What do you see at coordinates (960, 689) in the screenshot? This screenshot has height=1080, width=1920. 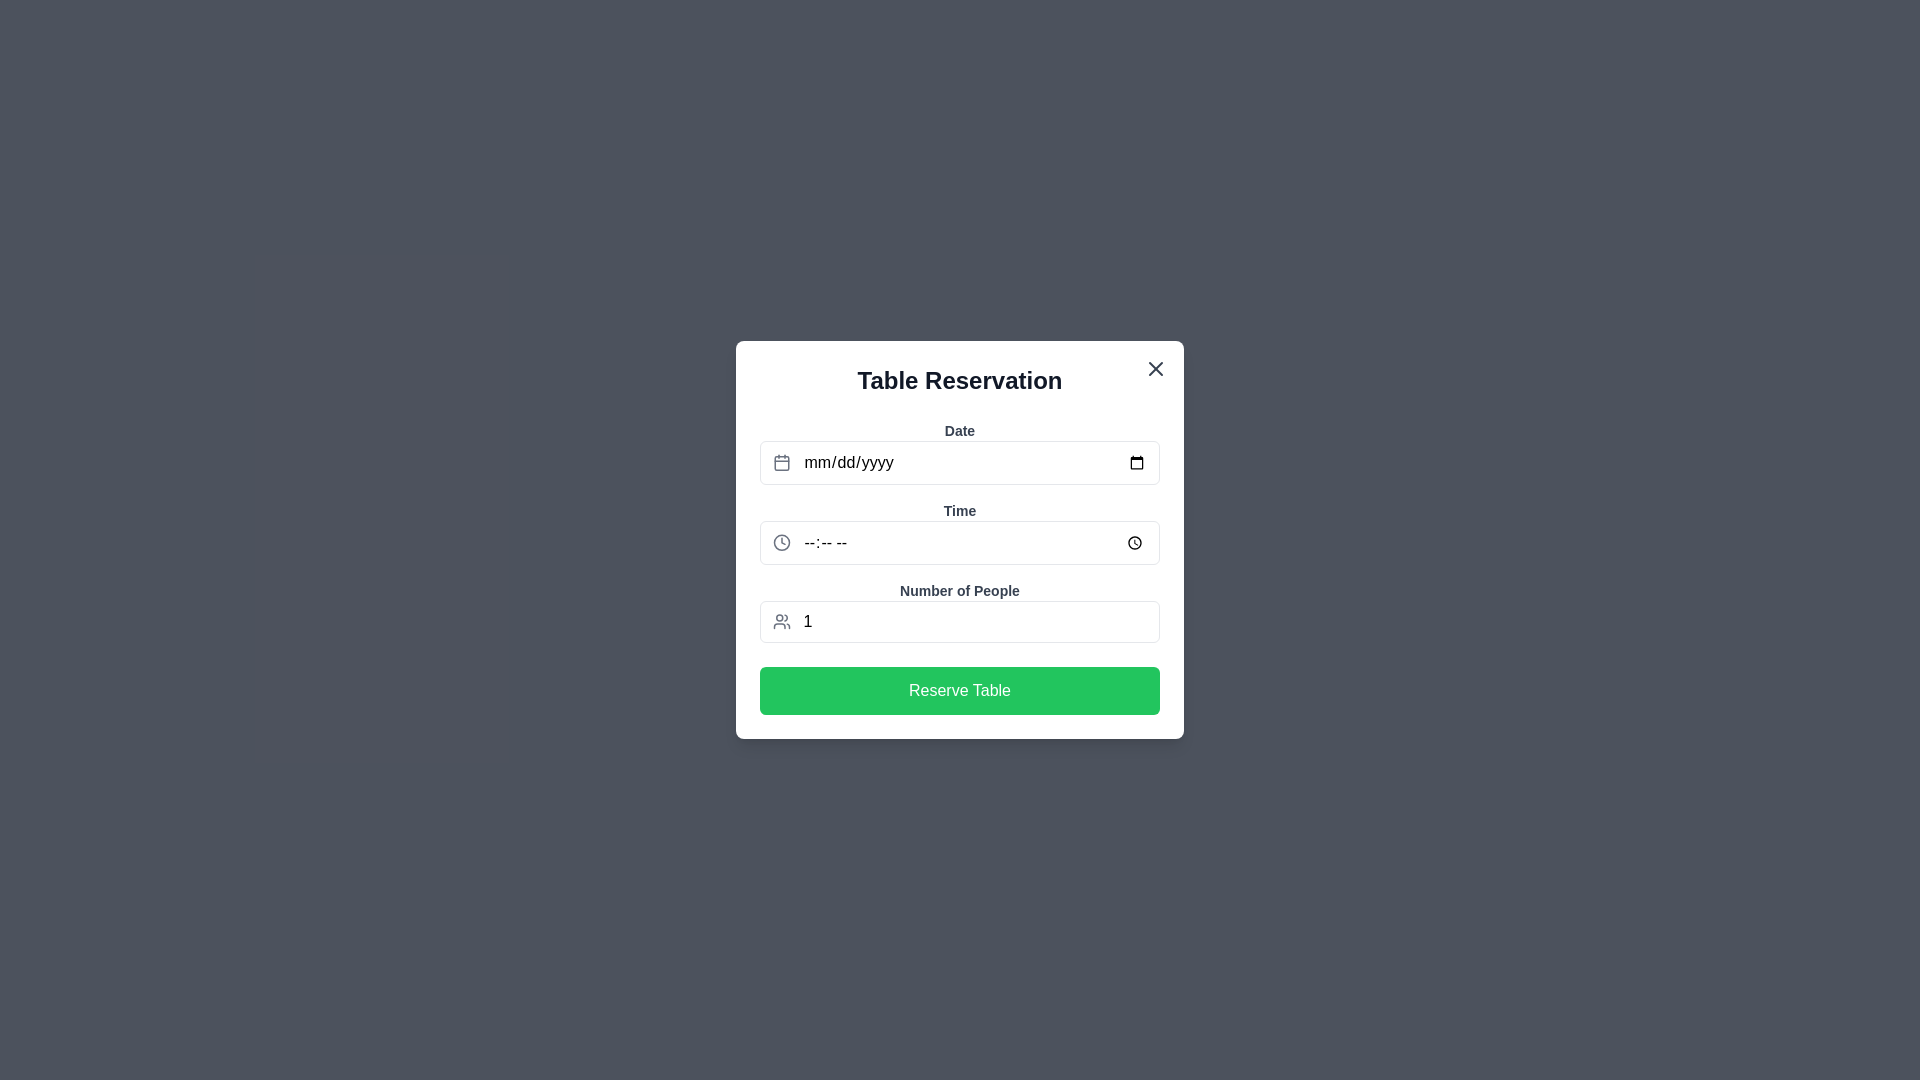 I see `the confirmation button located at the bottom of the 'Table Reservation' modal dialog box to finalize the reservation process` at bounding box center [960, 689].